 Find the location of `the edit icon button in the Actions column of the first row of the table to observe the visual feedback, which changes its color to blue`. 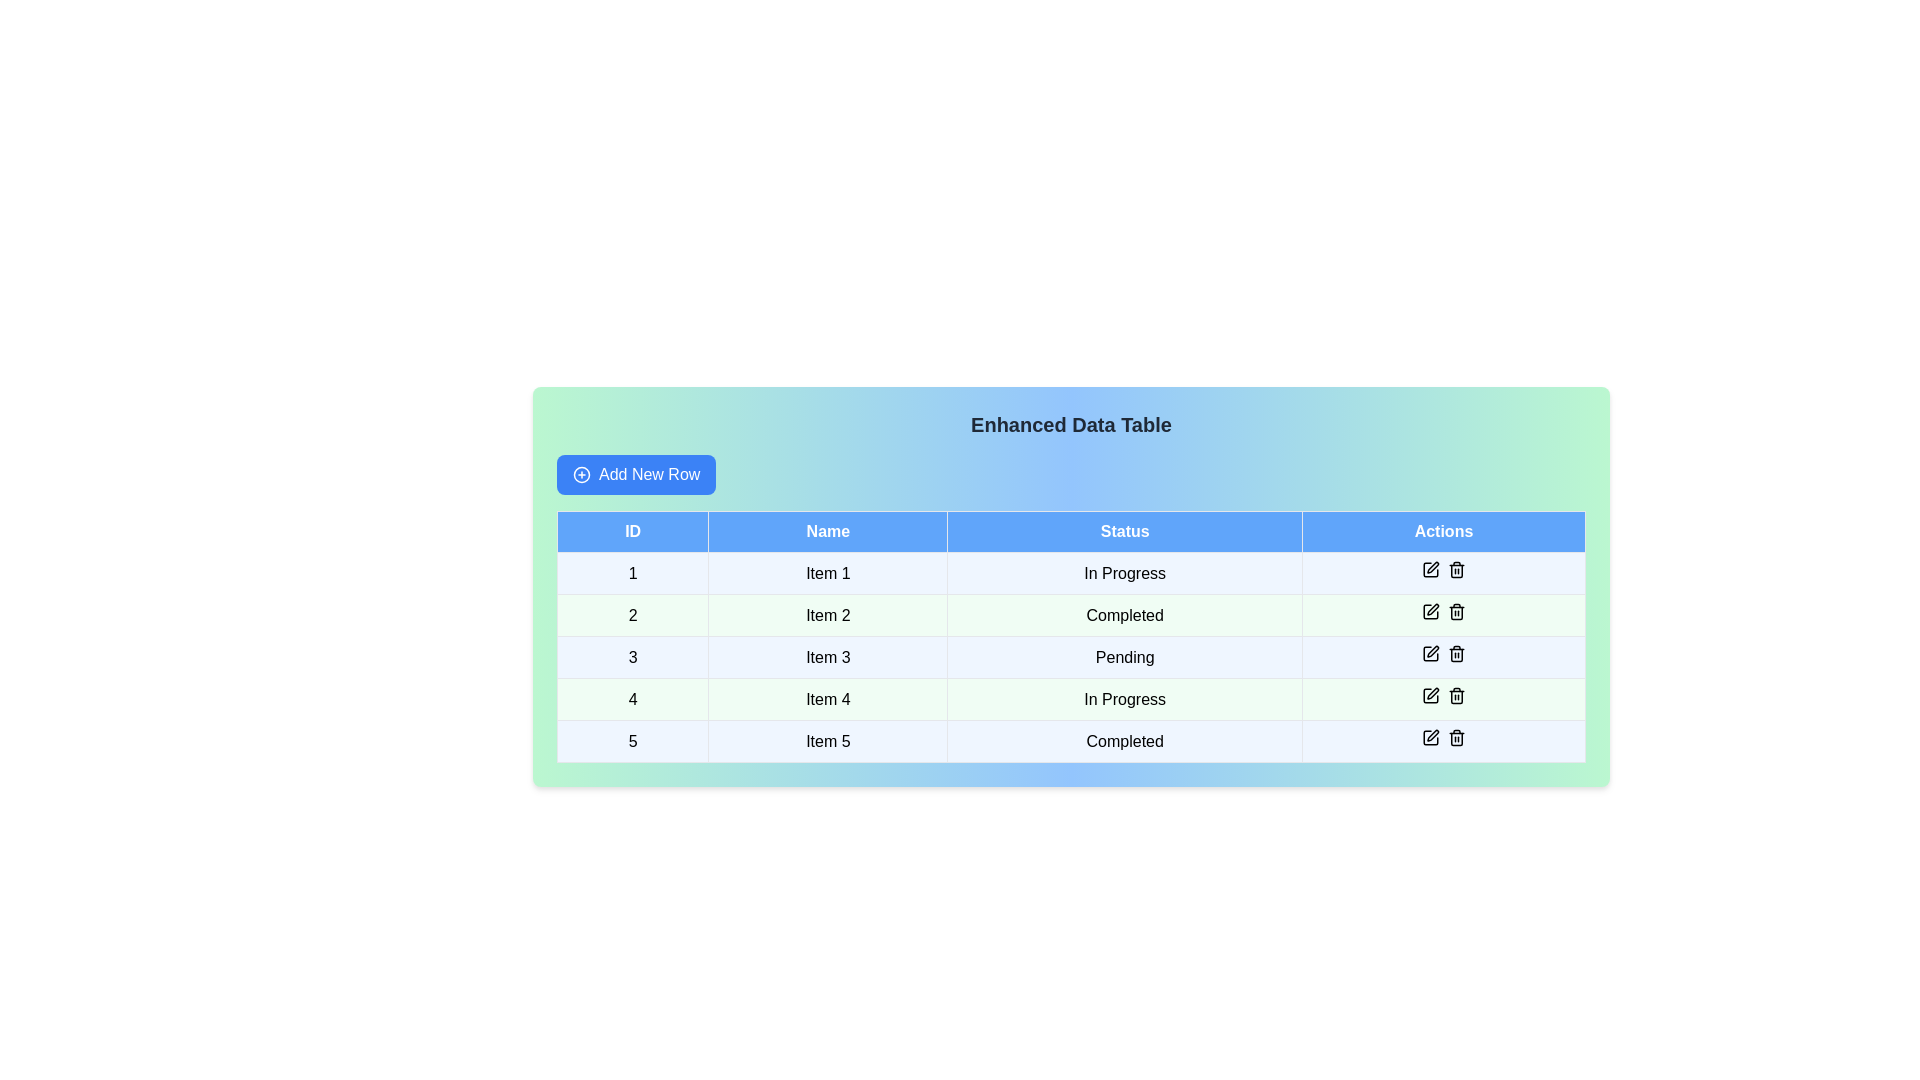

the edit icon button in the Actions column of the first row of the table to observe the visual feedback, which changes its color to blue is located at coordinates (1429, 570).